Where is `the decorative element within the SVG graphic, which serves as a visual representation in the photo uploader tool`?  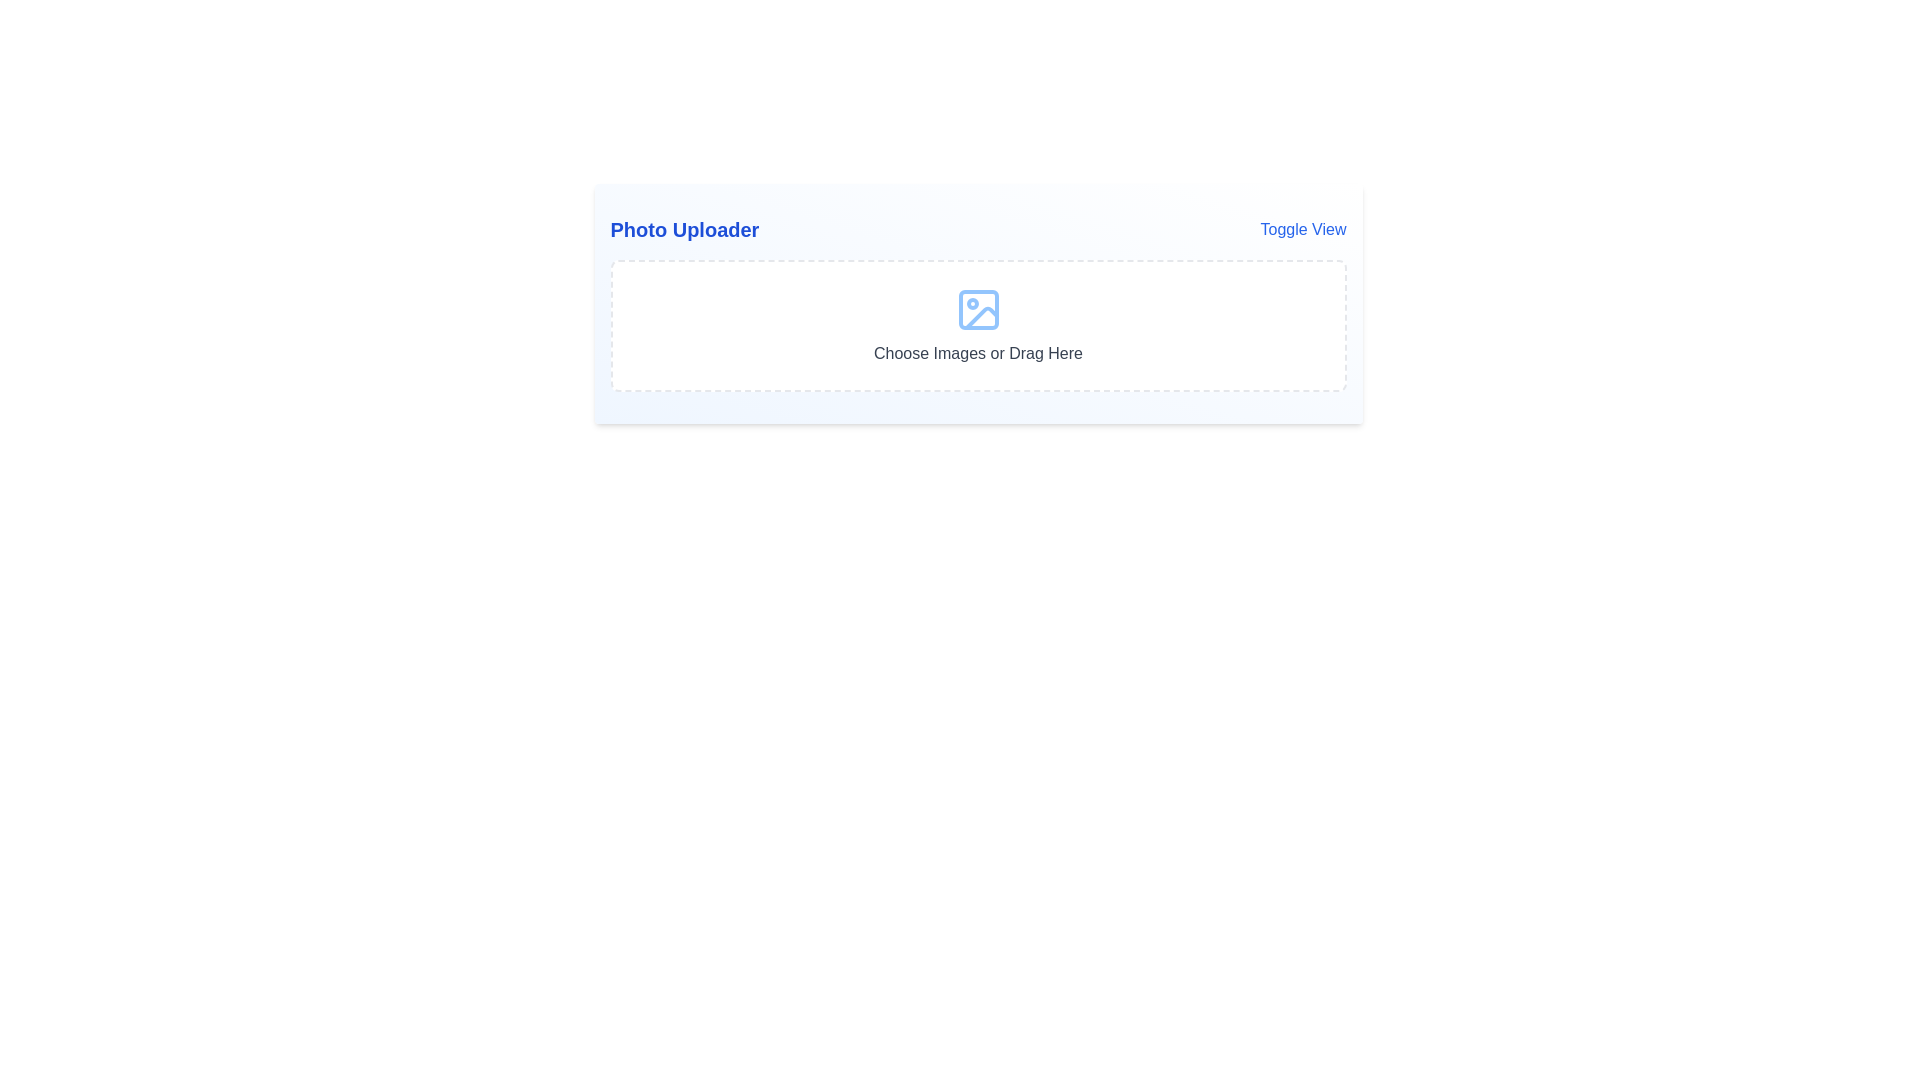
the decorative element within the SVG graphic, which serves as a visual representation in the photo uploader tool is located at coordinates (978, 309).